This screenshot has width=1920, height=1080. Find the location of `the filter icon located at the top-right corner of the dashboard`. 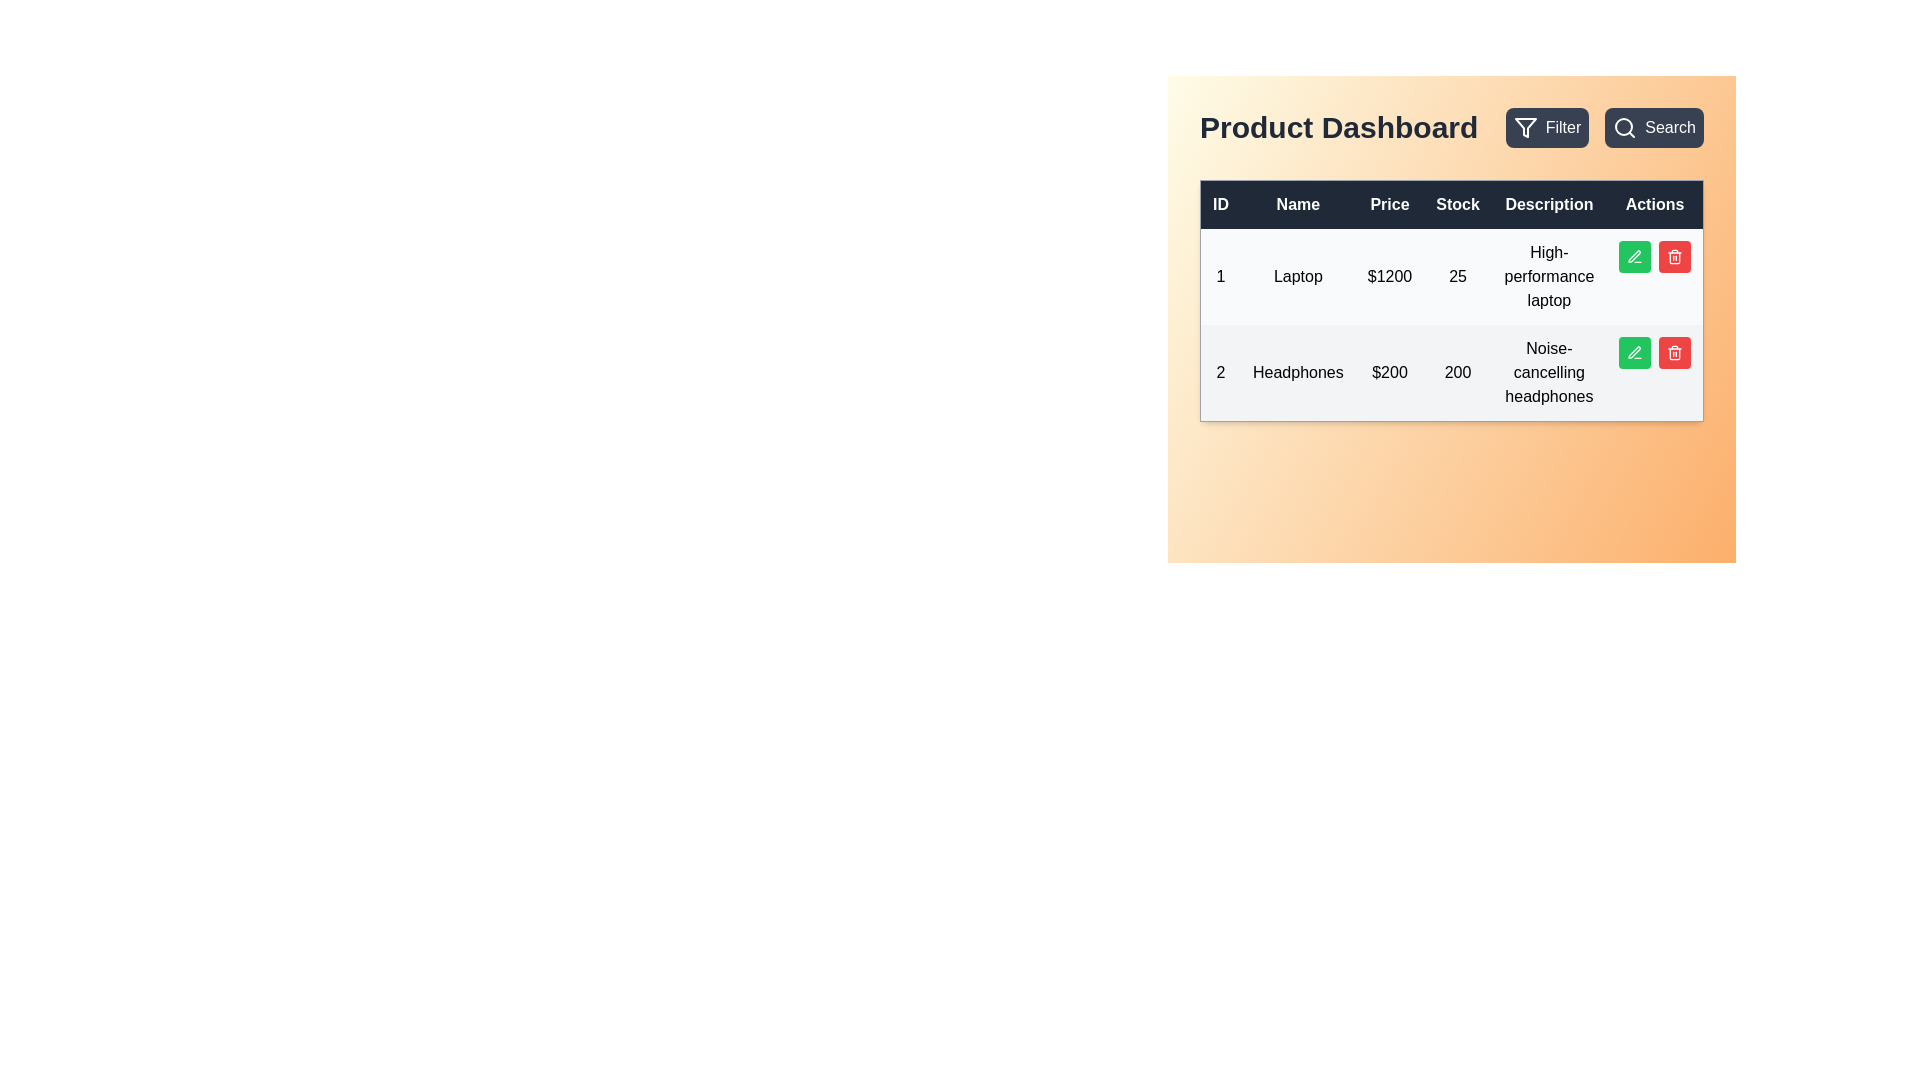

the filter icon located at the top-right corner of the dashboard is located at coordinates (1524, 127).